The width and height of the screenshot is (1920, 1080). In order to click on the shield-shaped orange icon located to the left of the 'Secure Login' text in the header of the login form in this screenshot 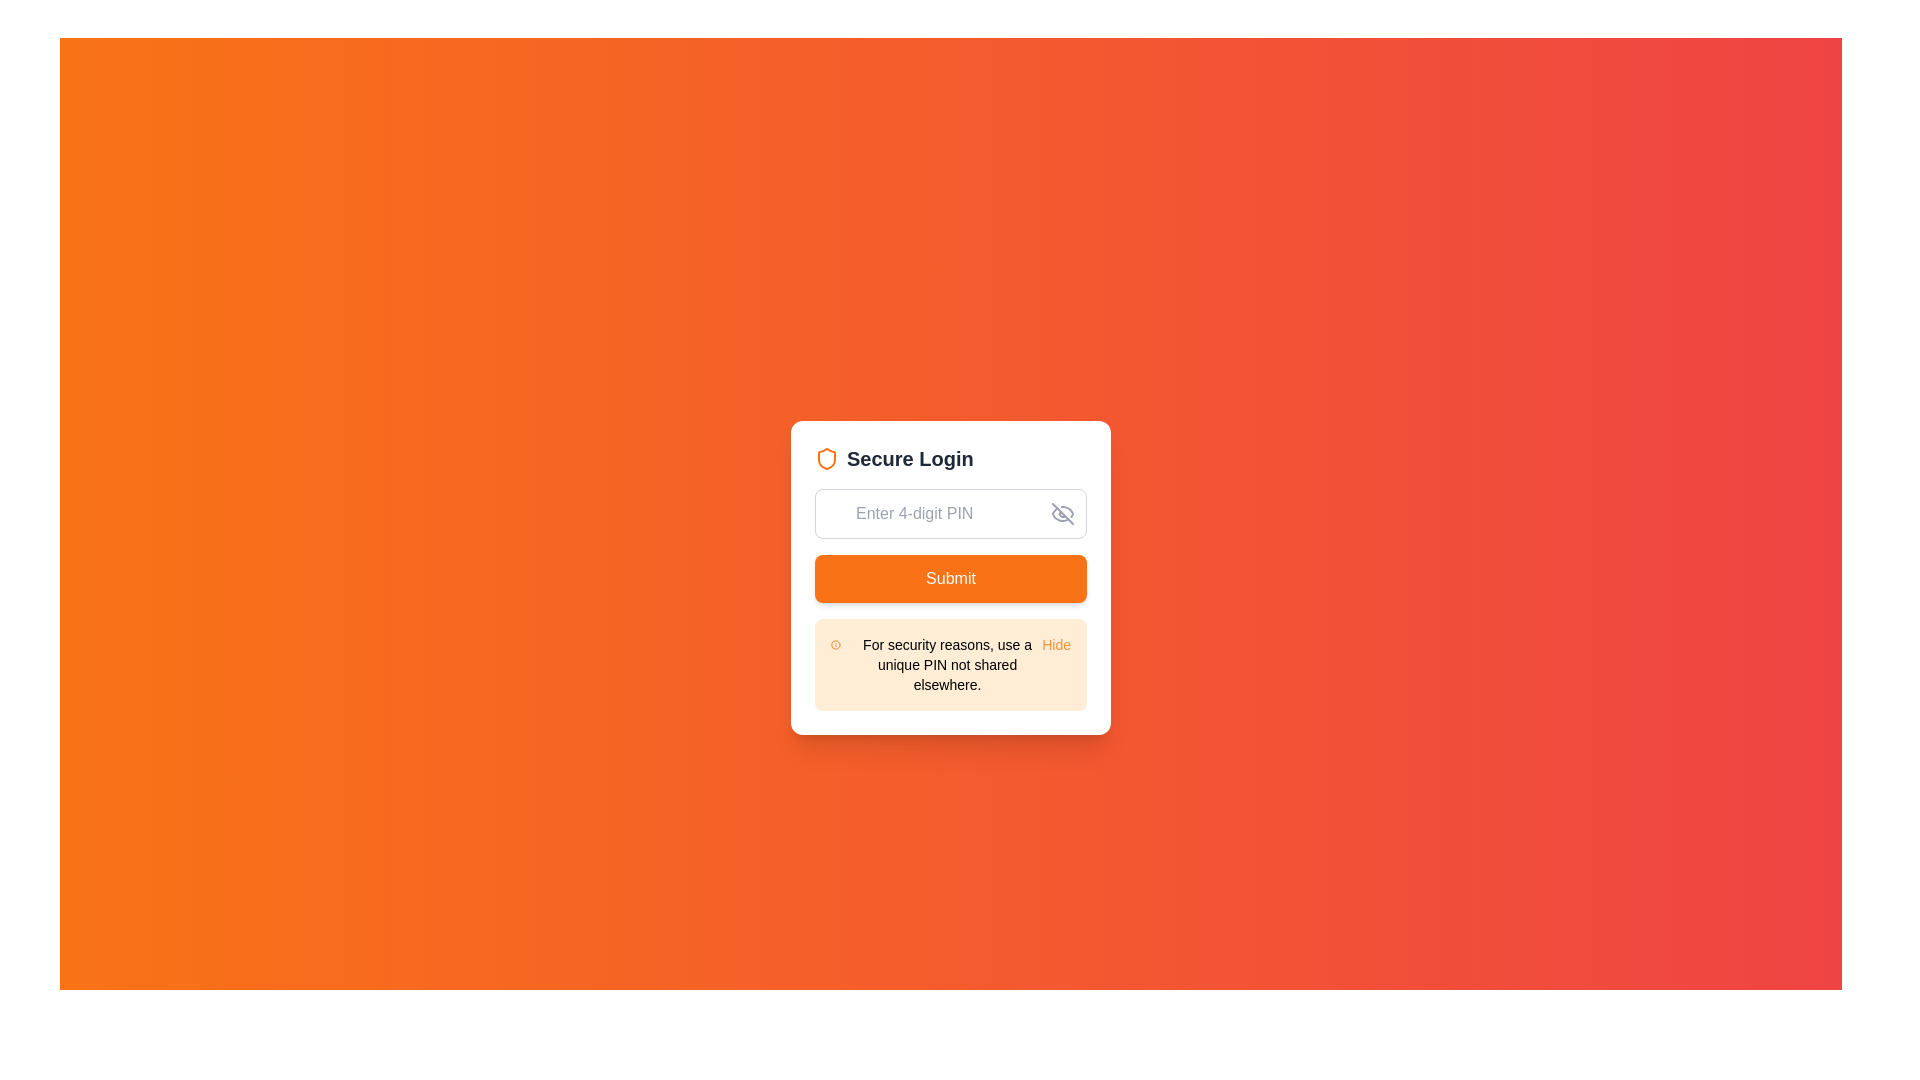, I will do `click(826, 459)`.